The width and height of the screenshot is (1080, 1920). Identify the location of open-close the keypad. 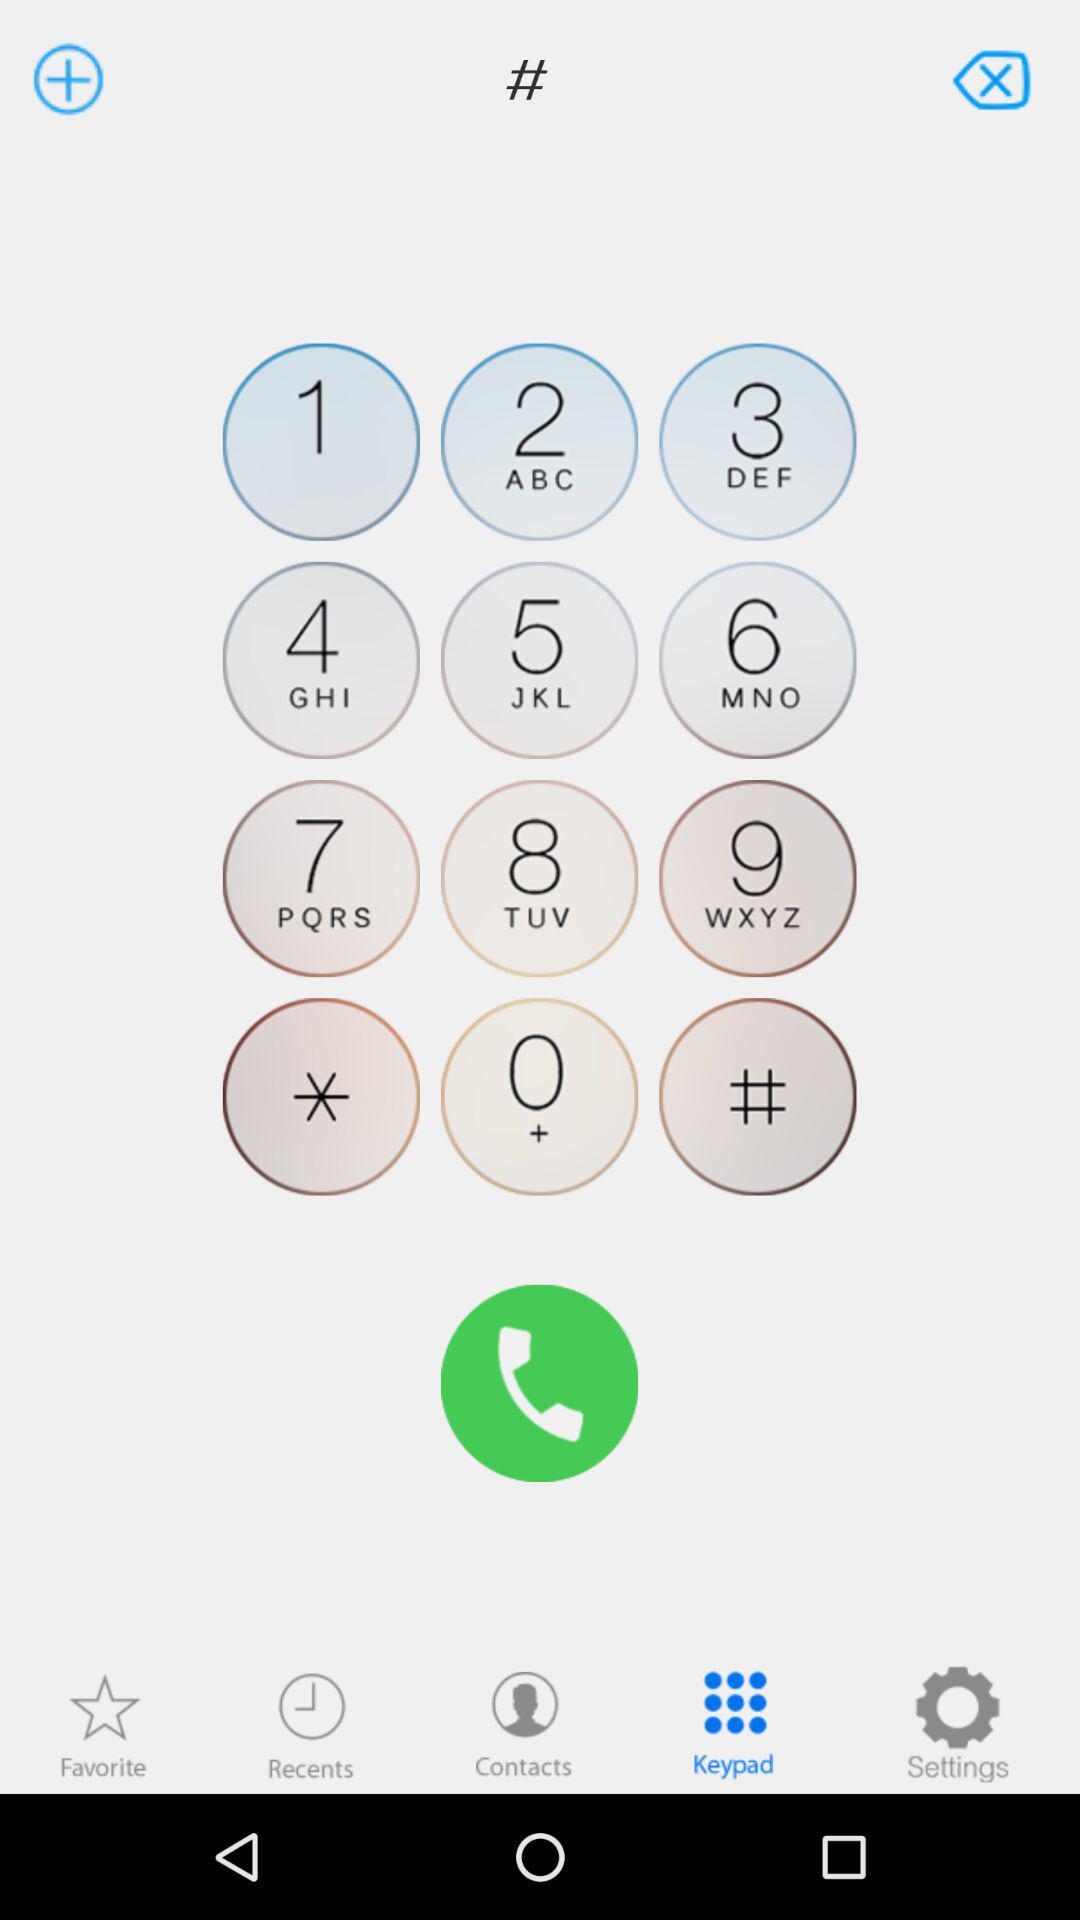
(733, 1723).